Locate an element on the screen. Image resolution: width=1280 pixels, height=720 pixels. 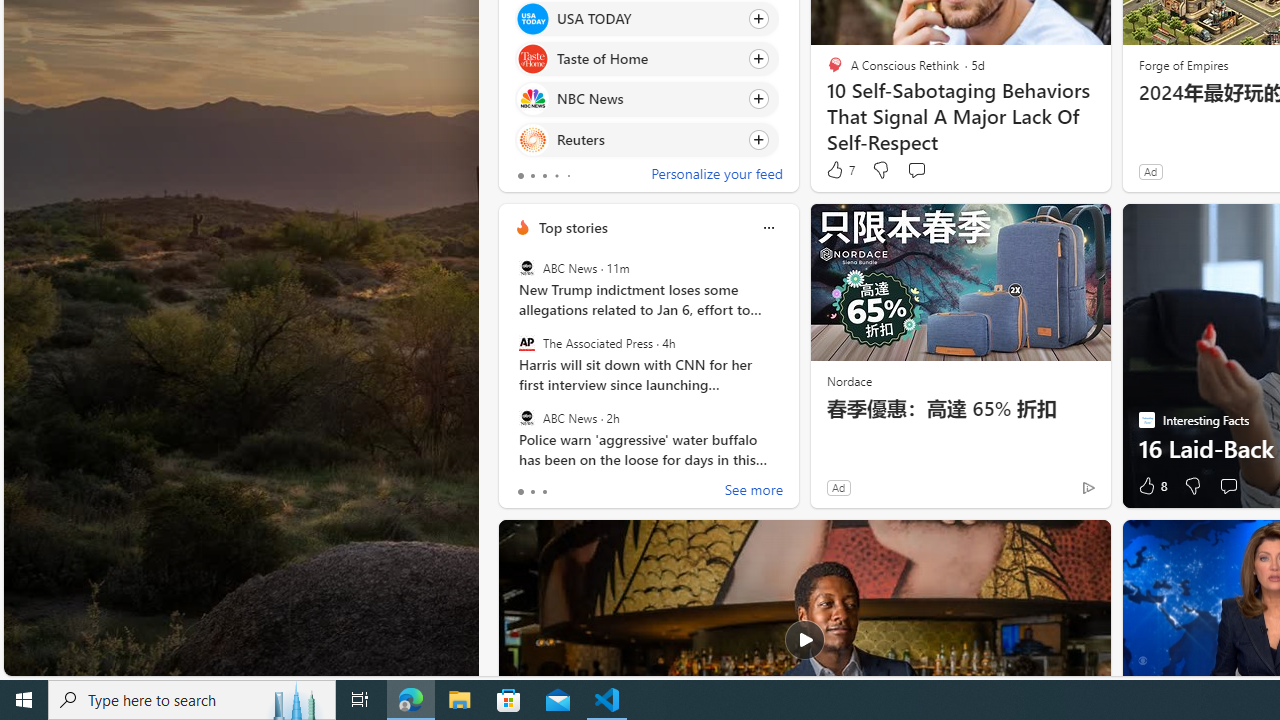
'tab-2' is located at coordinates (544, 492).